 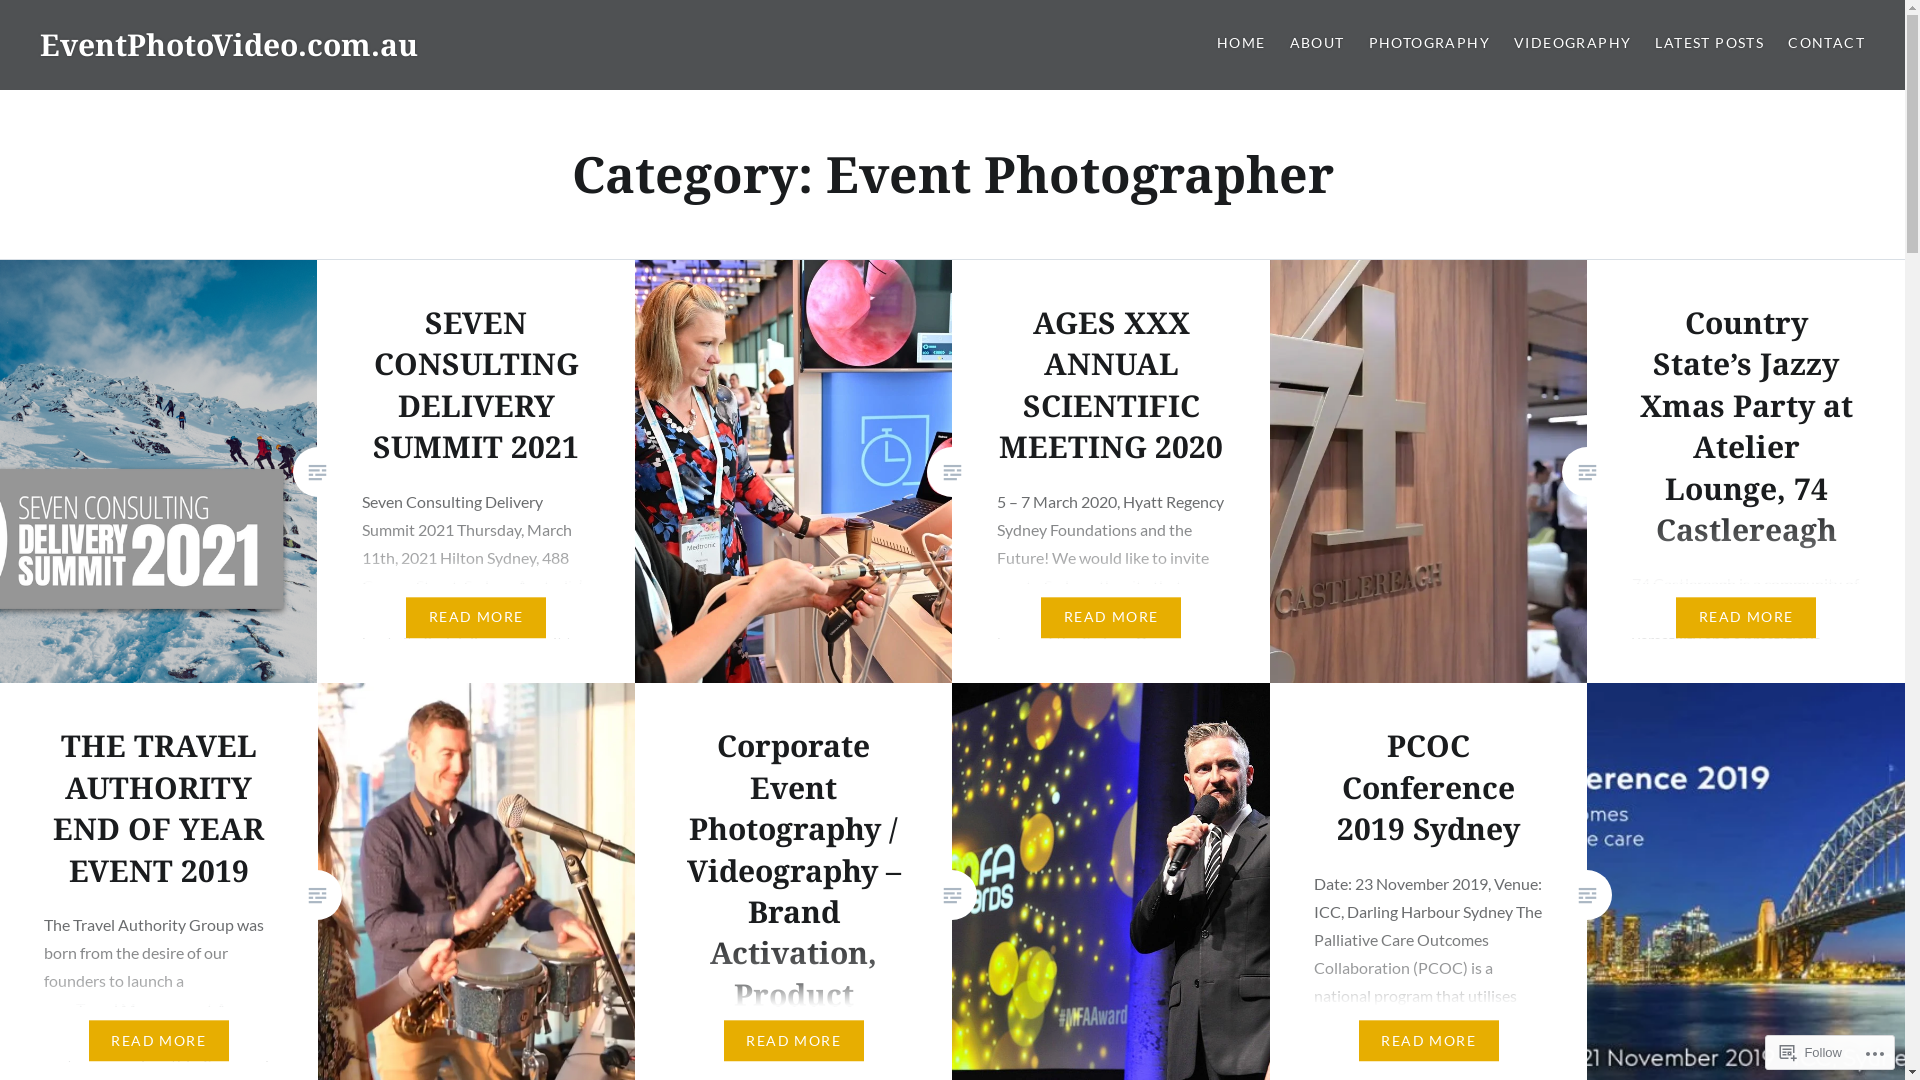 What do you see at coordinates (1240, 43) in the screenshot?
I see `'HOME'` at bounding box center [1240, 43].